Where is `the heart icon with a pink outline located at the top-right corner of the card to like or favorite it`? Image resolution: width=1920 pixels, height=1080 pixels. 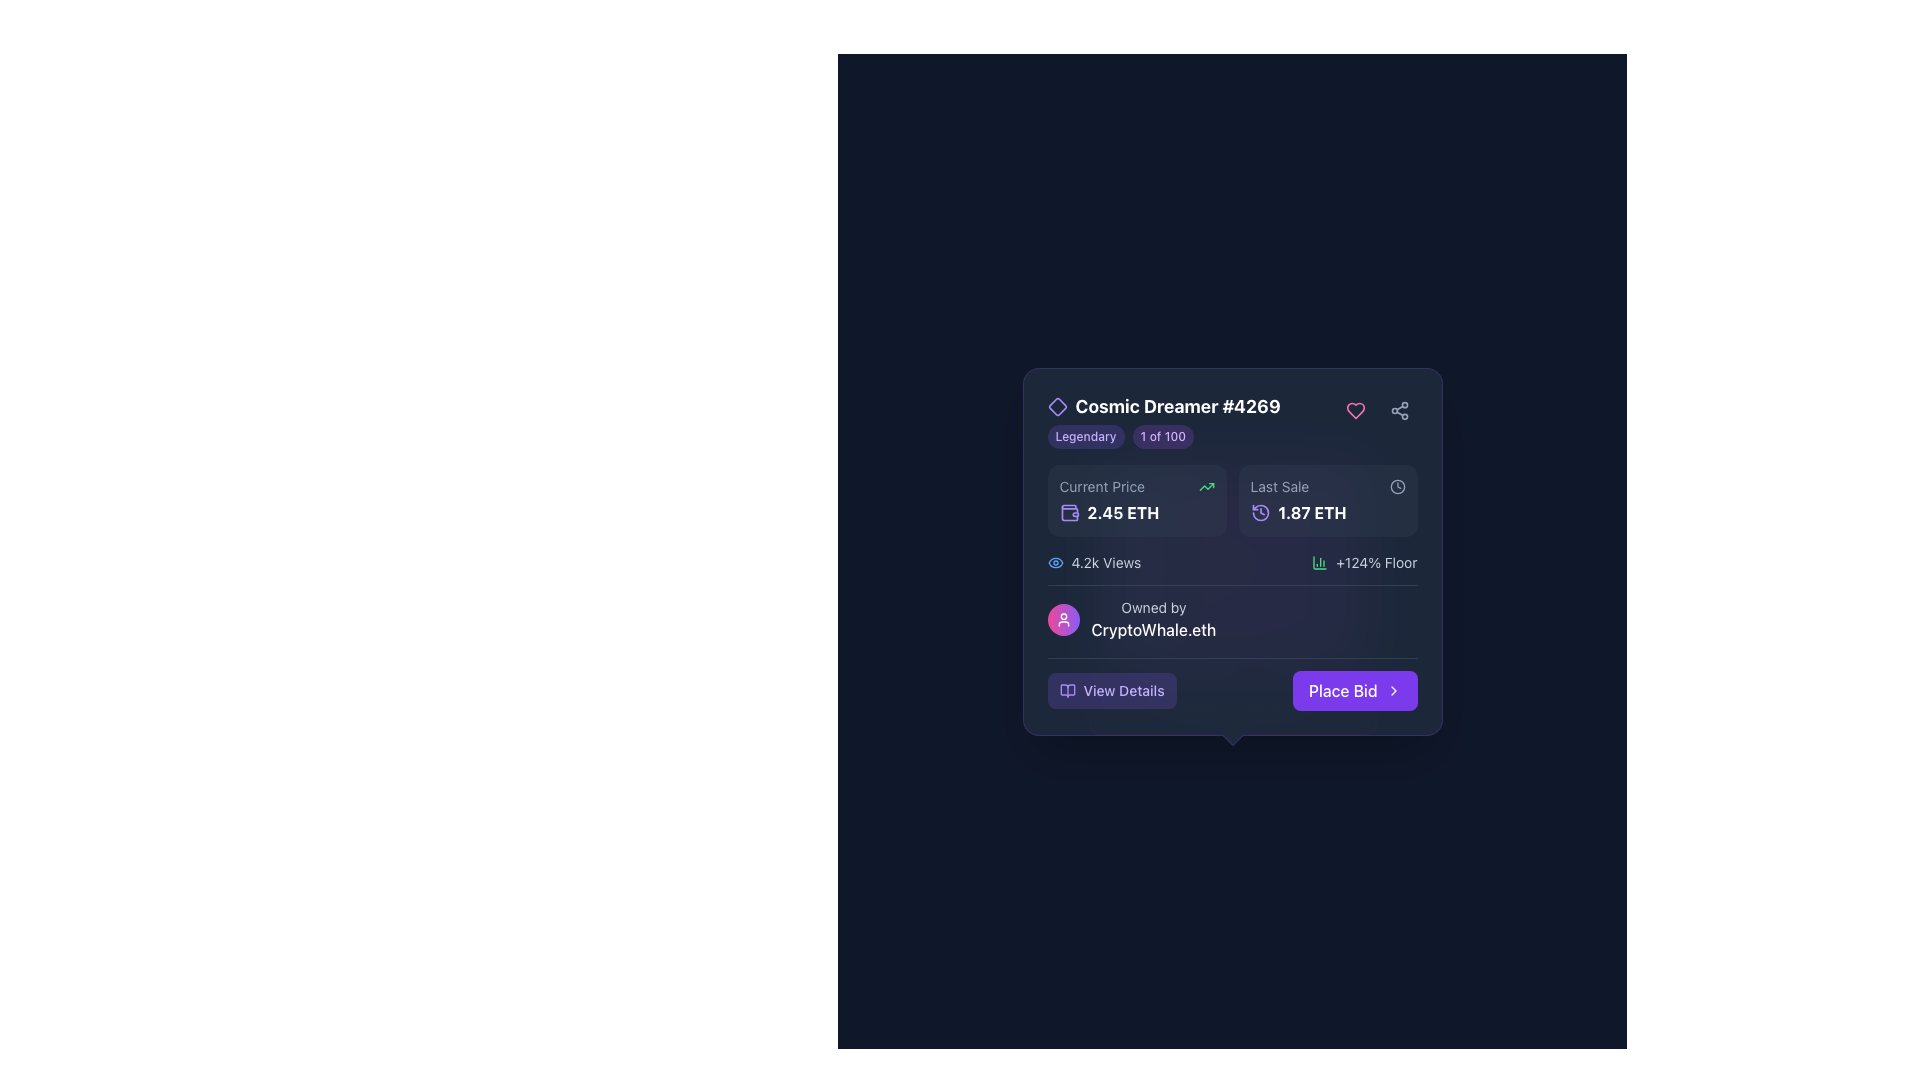
the heart icon with a pink outline located at the top-right corner of the card to like or favorite it is located at coordinates (1355, 410).